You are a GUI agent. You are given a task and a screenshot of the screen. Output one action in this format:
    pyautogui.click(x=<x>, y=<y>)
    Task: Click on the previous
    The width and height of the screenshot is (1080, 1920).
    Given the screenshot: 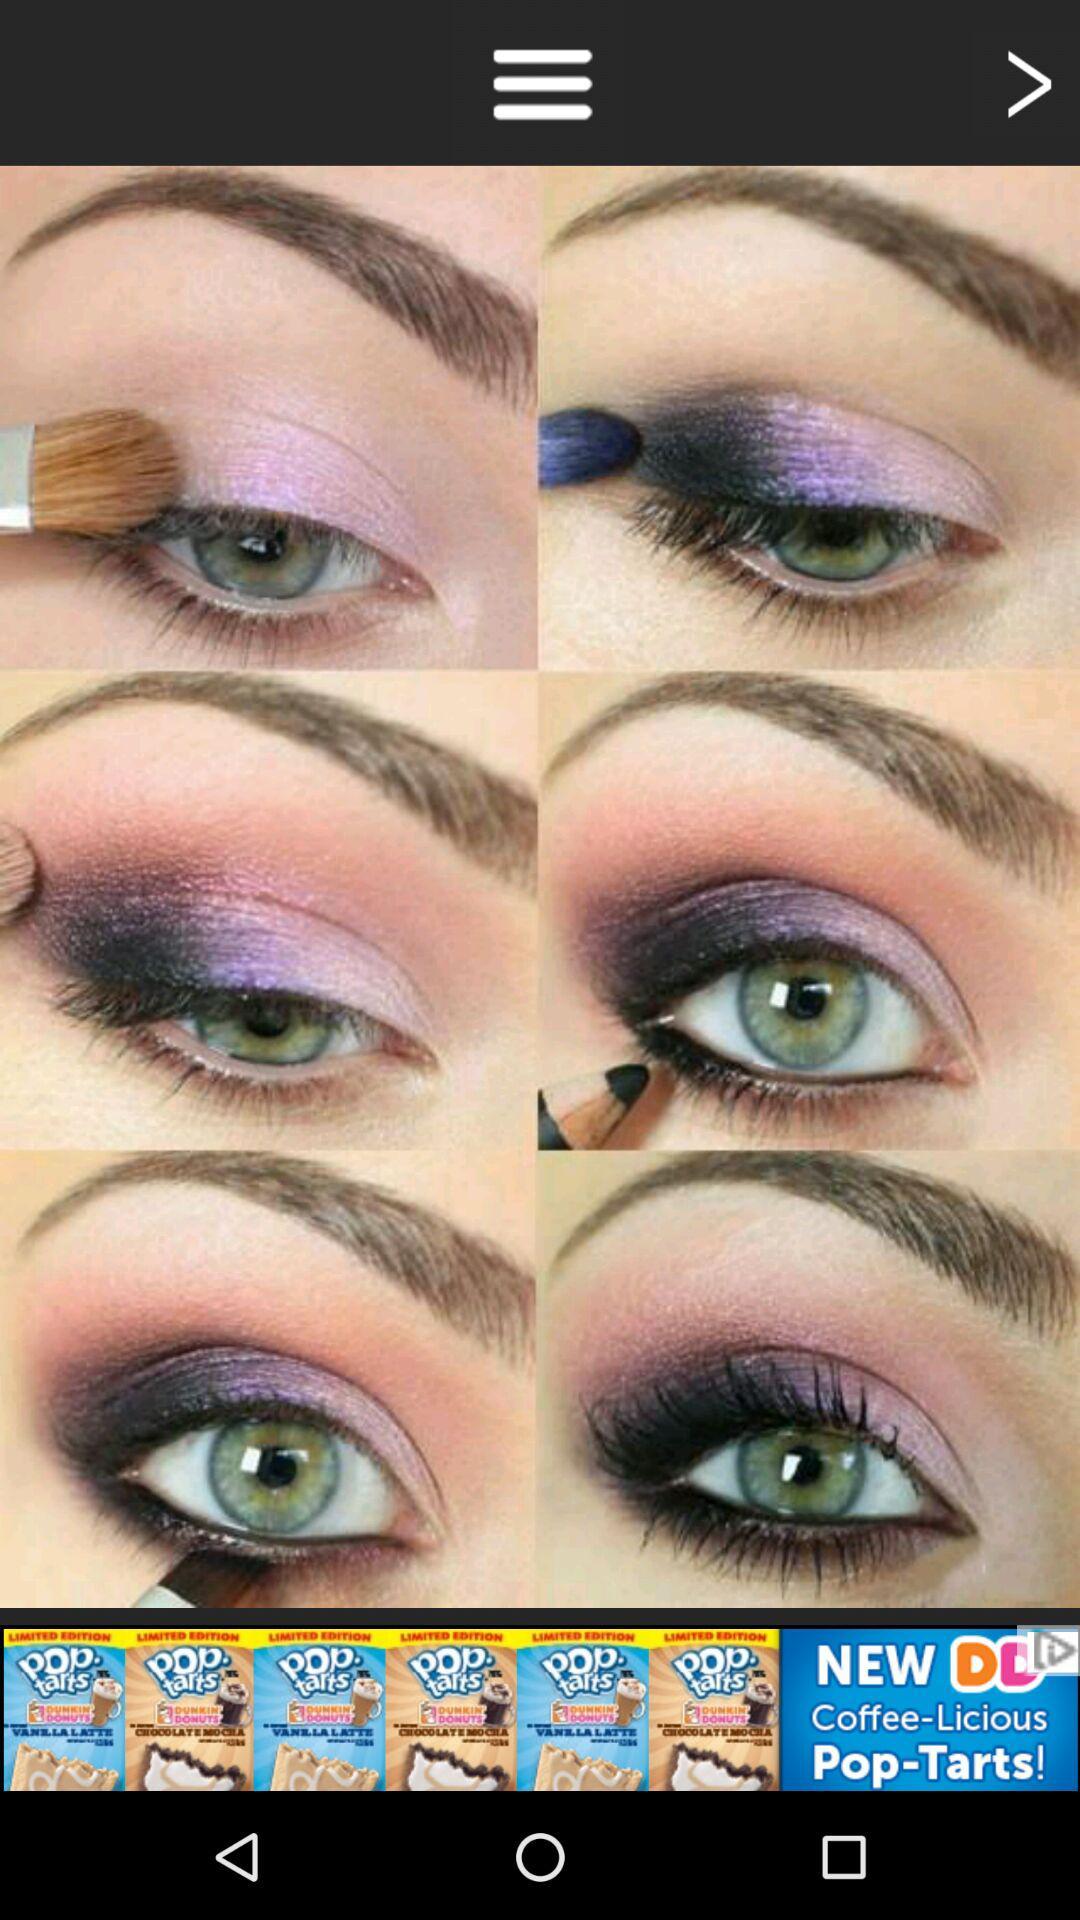 What is the action you would take?
    pyautogui.click(x=1026, y=81)
    